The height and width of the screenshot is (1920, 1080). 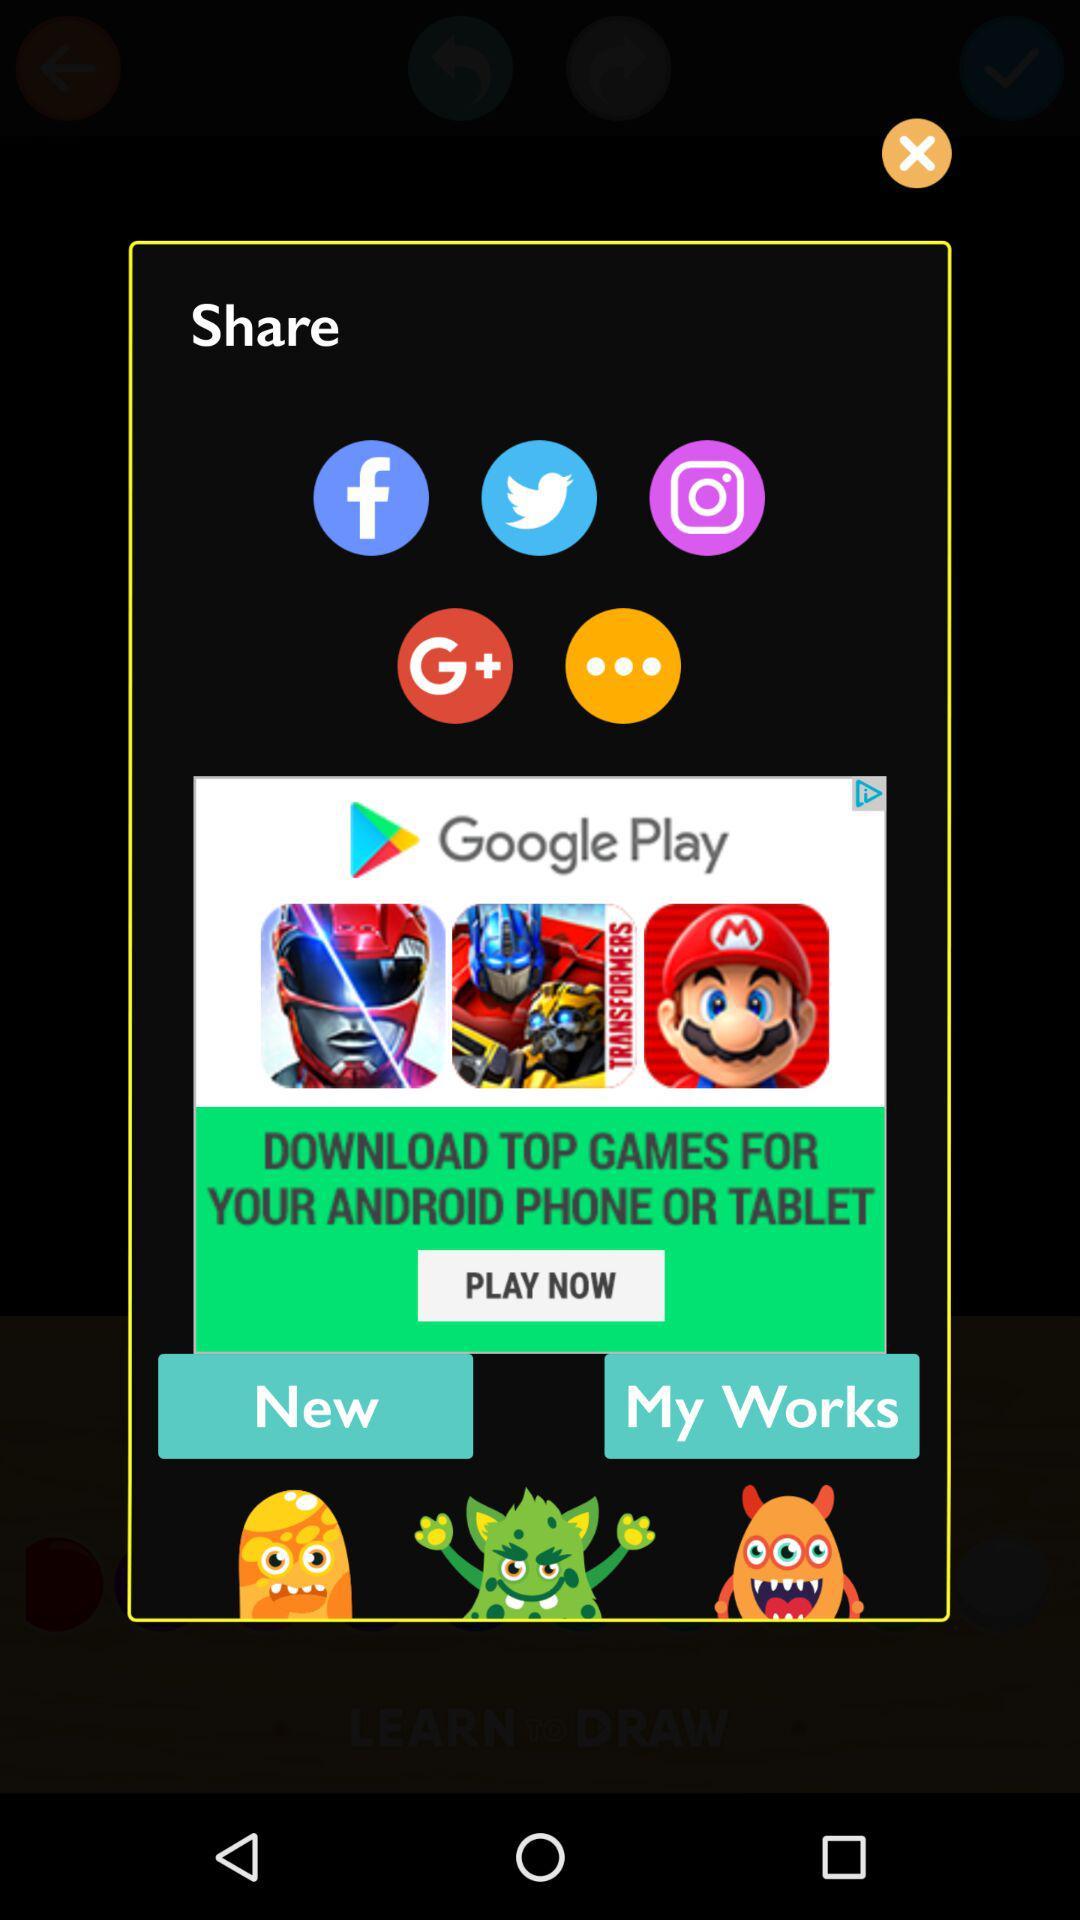 I want to click on the twitter icon, so click(x=538, y=498).